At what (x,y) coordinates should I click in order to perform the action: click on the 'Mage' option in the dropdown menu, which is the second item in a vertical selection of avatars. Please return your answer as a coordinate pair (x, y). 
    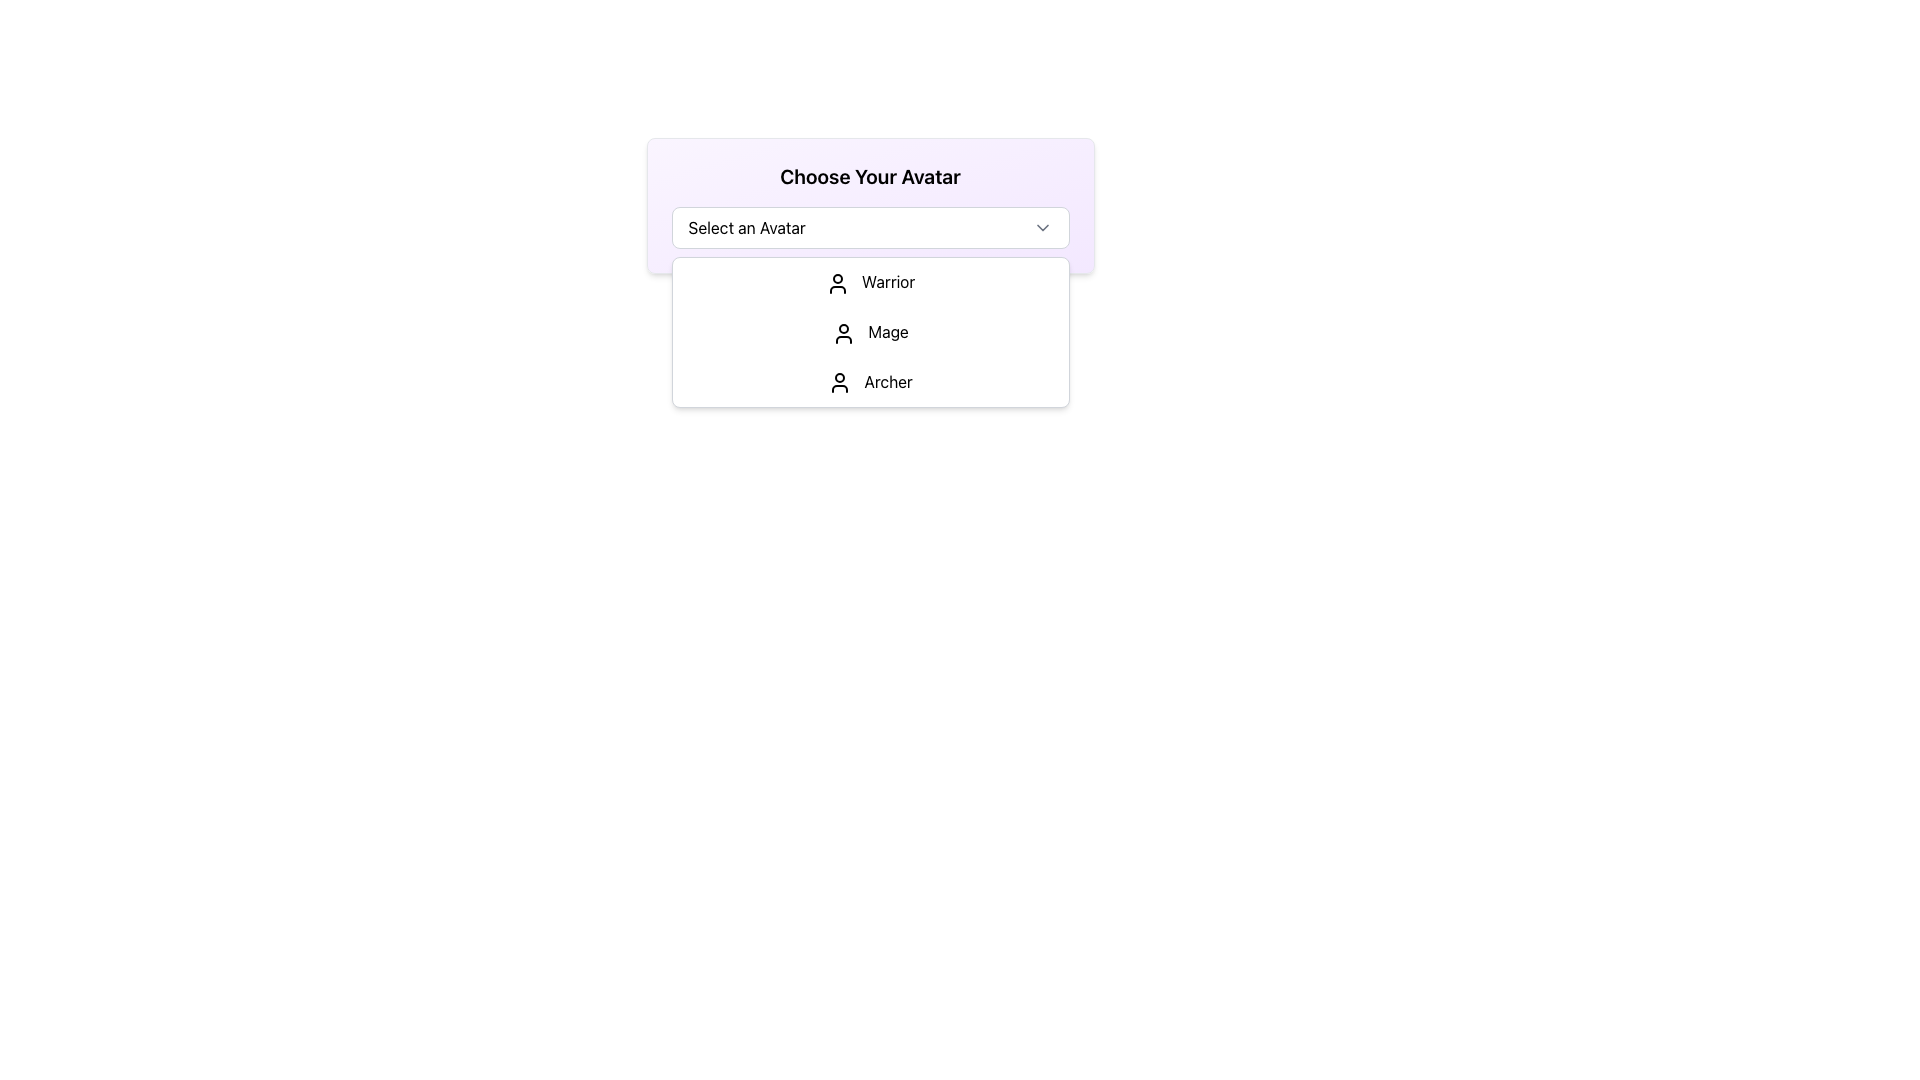
    Looking at the image, I should click on (870, 331).